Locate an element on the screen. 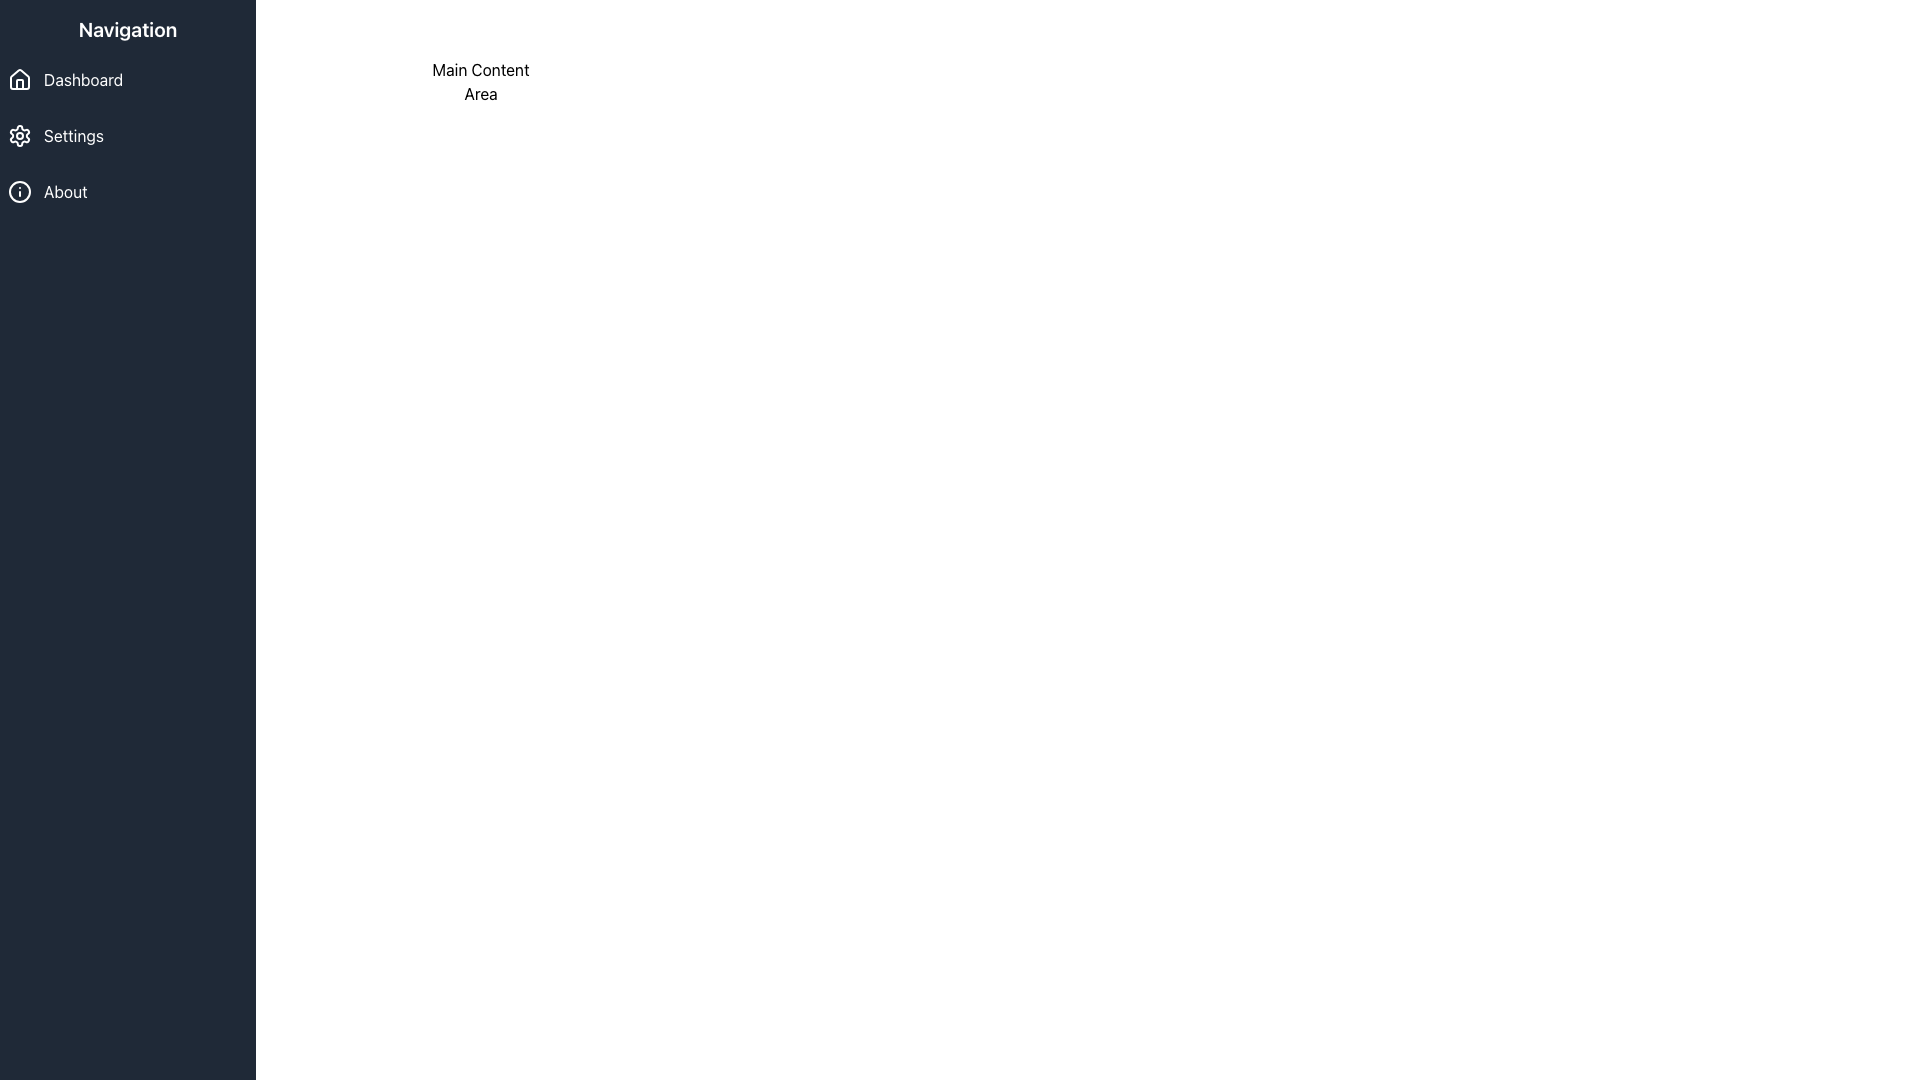  the rectangular structure of the house icon located in the 'Dashboard' menu option in the vertical navigation bar is located at coordinates (19, 83).